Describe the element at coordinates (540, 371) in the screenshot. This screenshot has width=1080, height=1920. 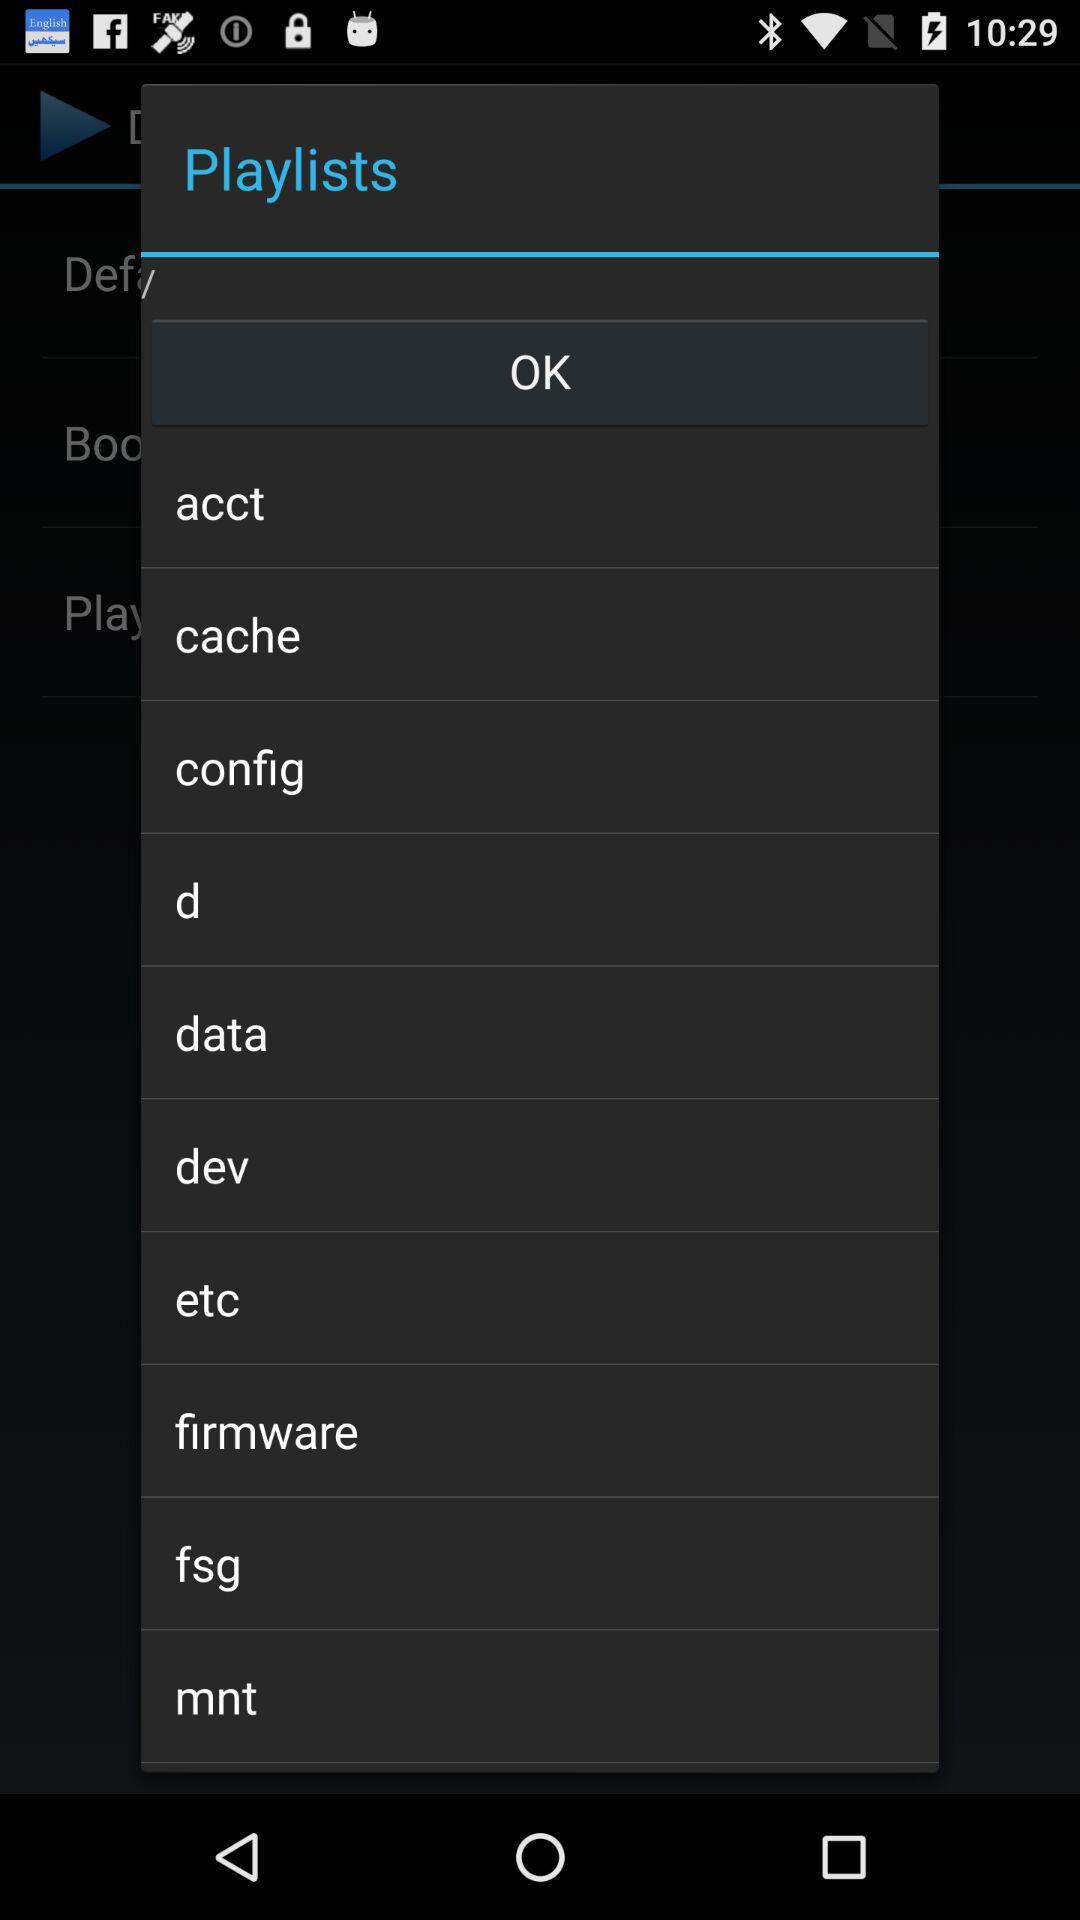
I see `item below the / app` at that location.